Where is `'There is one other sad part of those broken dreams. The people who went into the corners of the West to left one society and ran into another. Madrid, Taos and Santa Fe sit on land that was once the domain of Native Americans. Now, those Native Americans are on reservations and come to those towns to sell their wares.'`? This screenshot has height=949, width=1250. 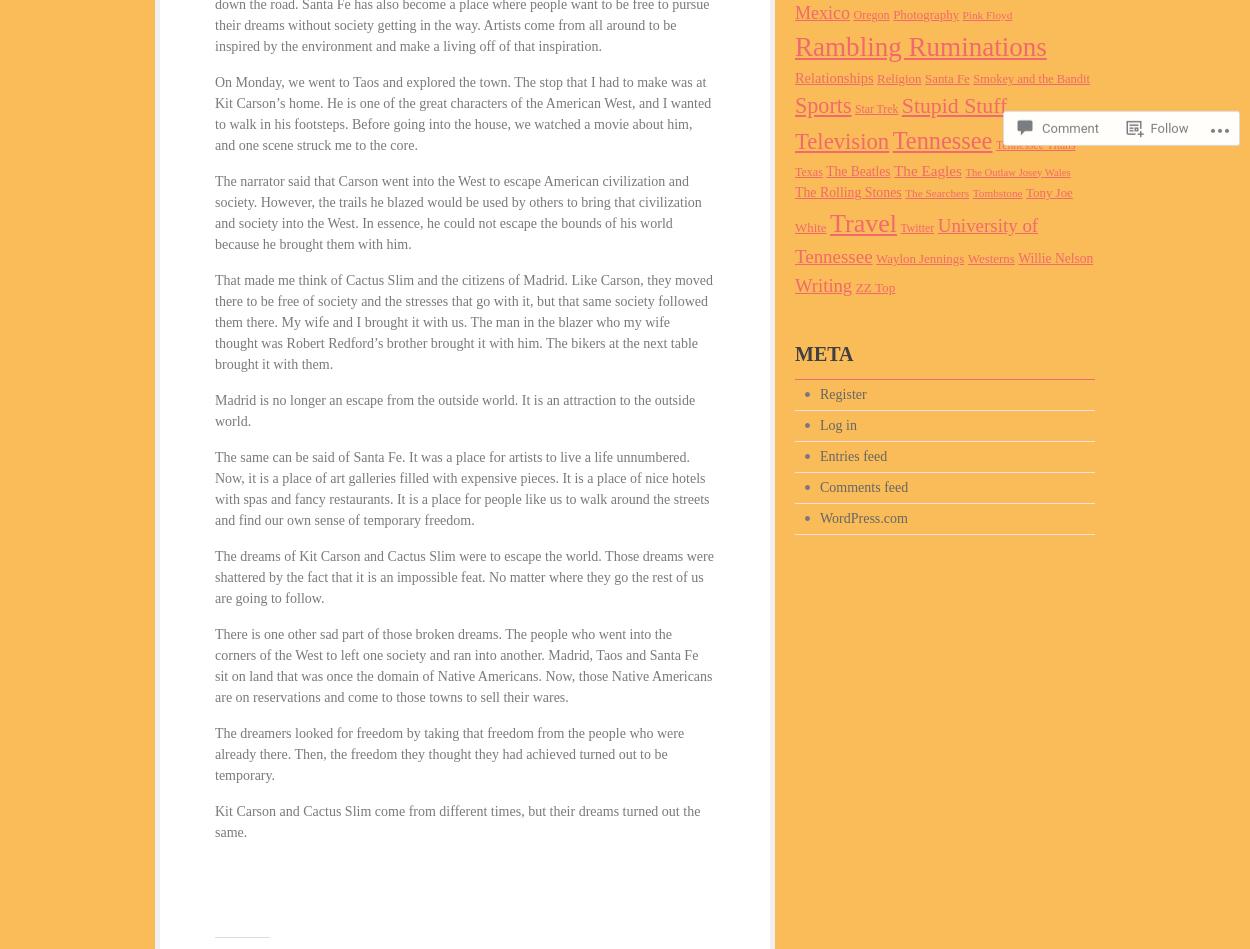 'There is one other sad part of those broken dreams. The people who went into the corners of the West to left one society and ran into another. Madrid, Taos and Santa Fe sit on land that was once the domain of Native Americans. Now, those Native Americans are on reservations and come to those towns to sell their wares.' is located at coordinates (462, 666).